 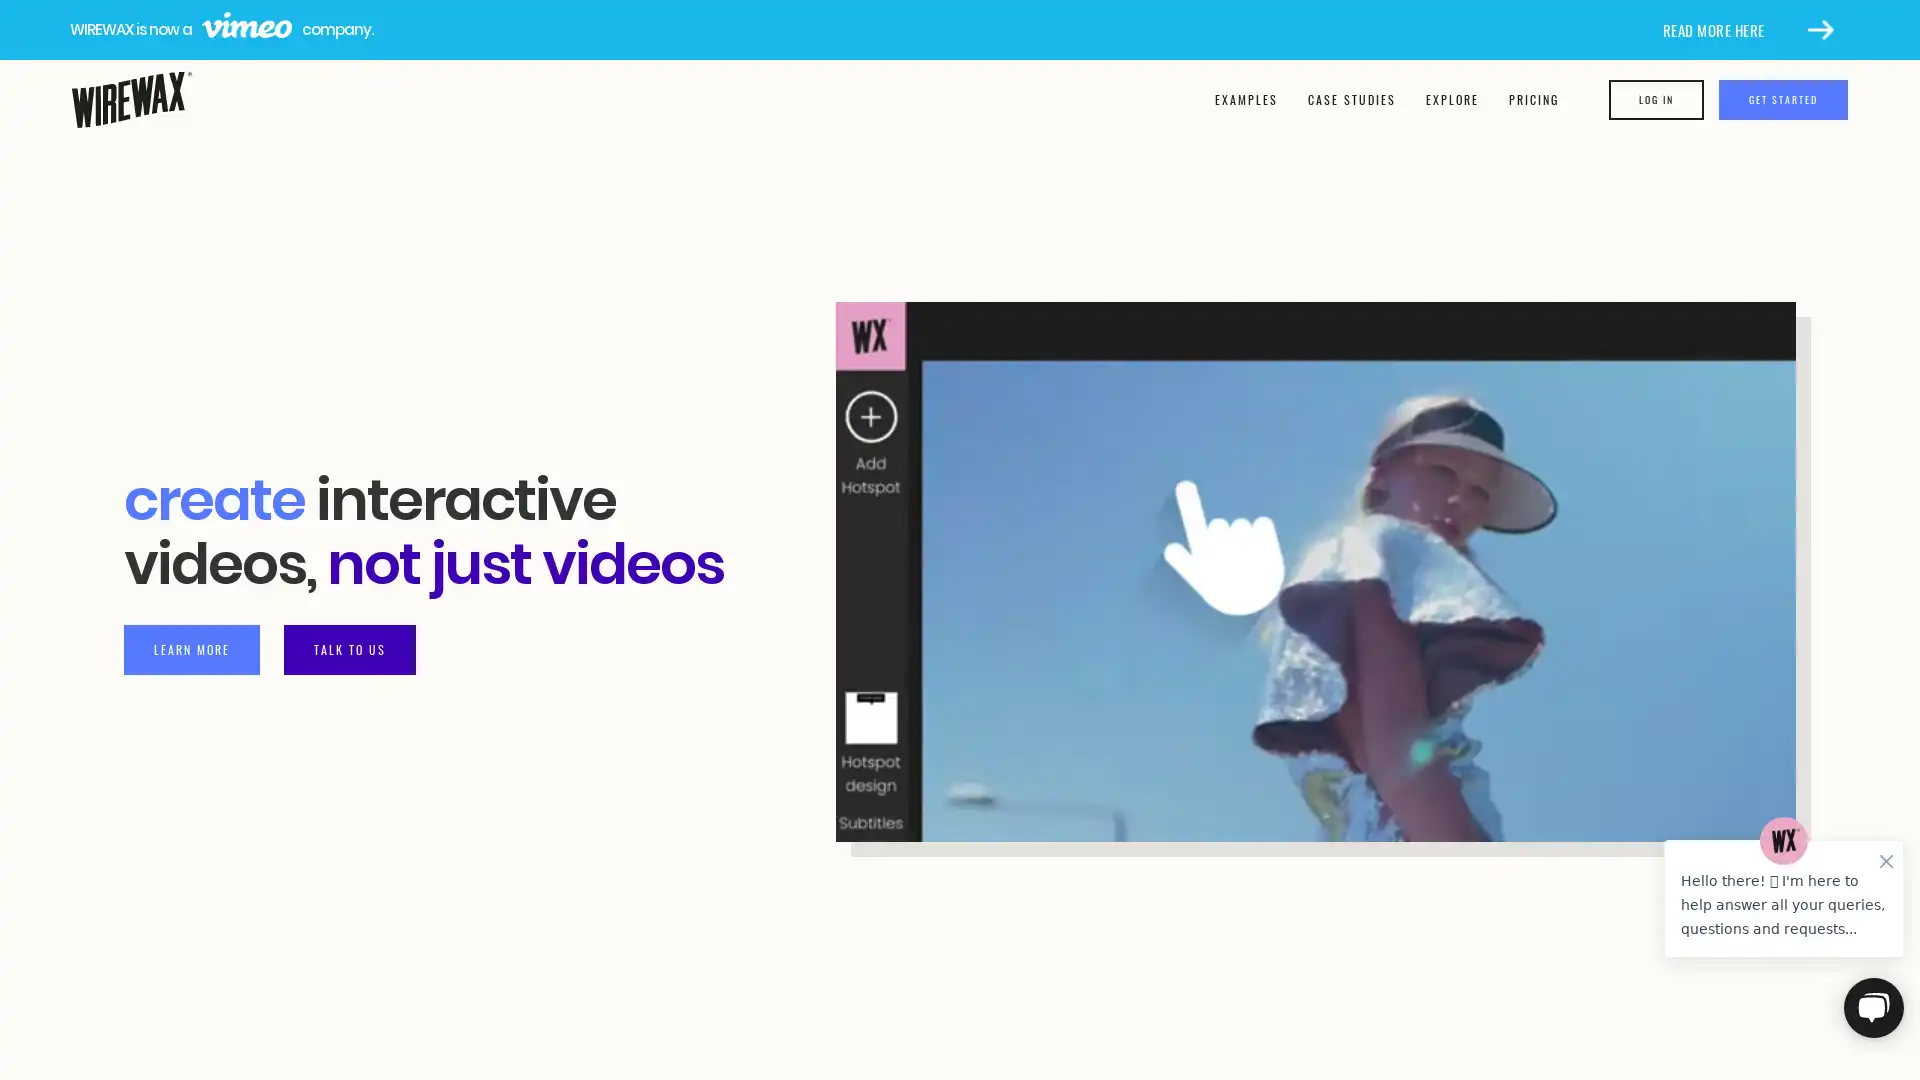 What do you see at coordinates (350, 648) in the screenshot?
I see `TALK TO US` at bounding box center [350, 648].